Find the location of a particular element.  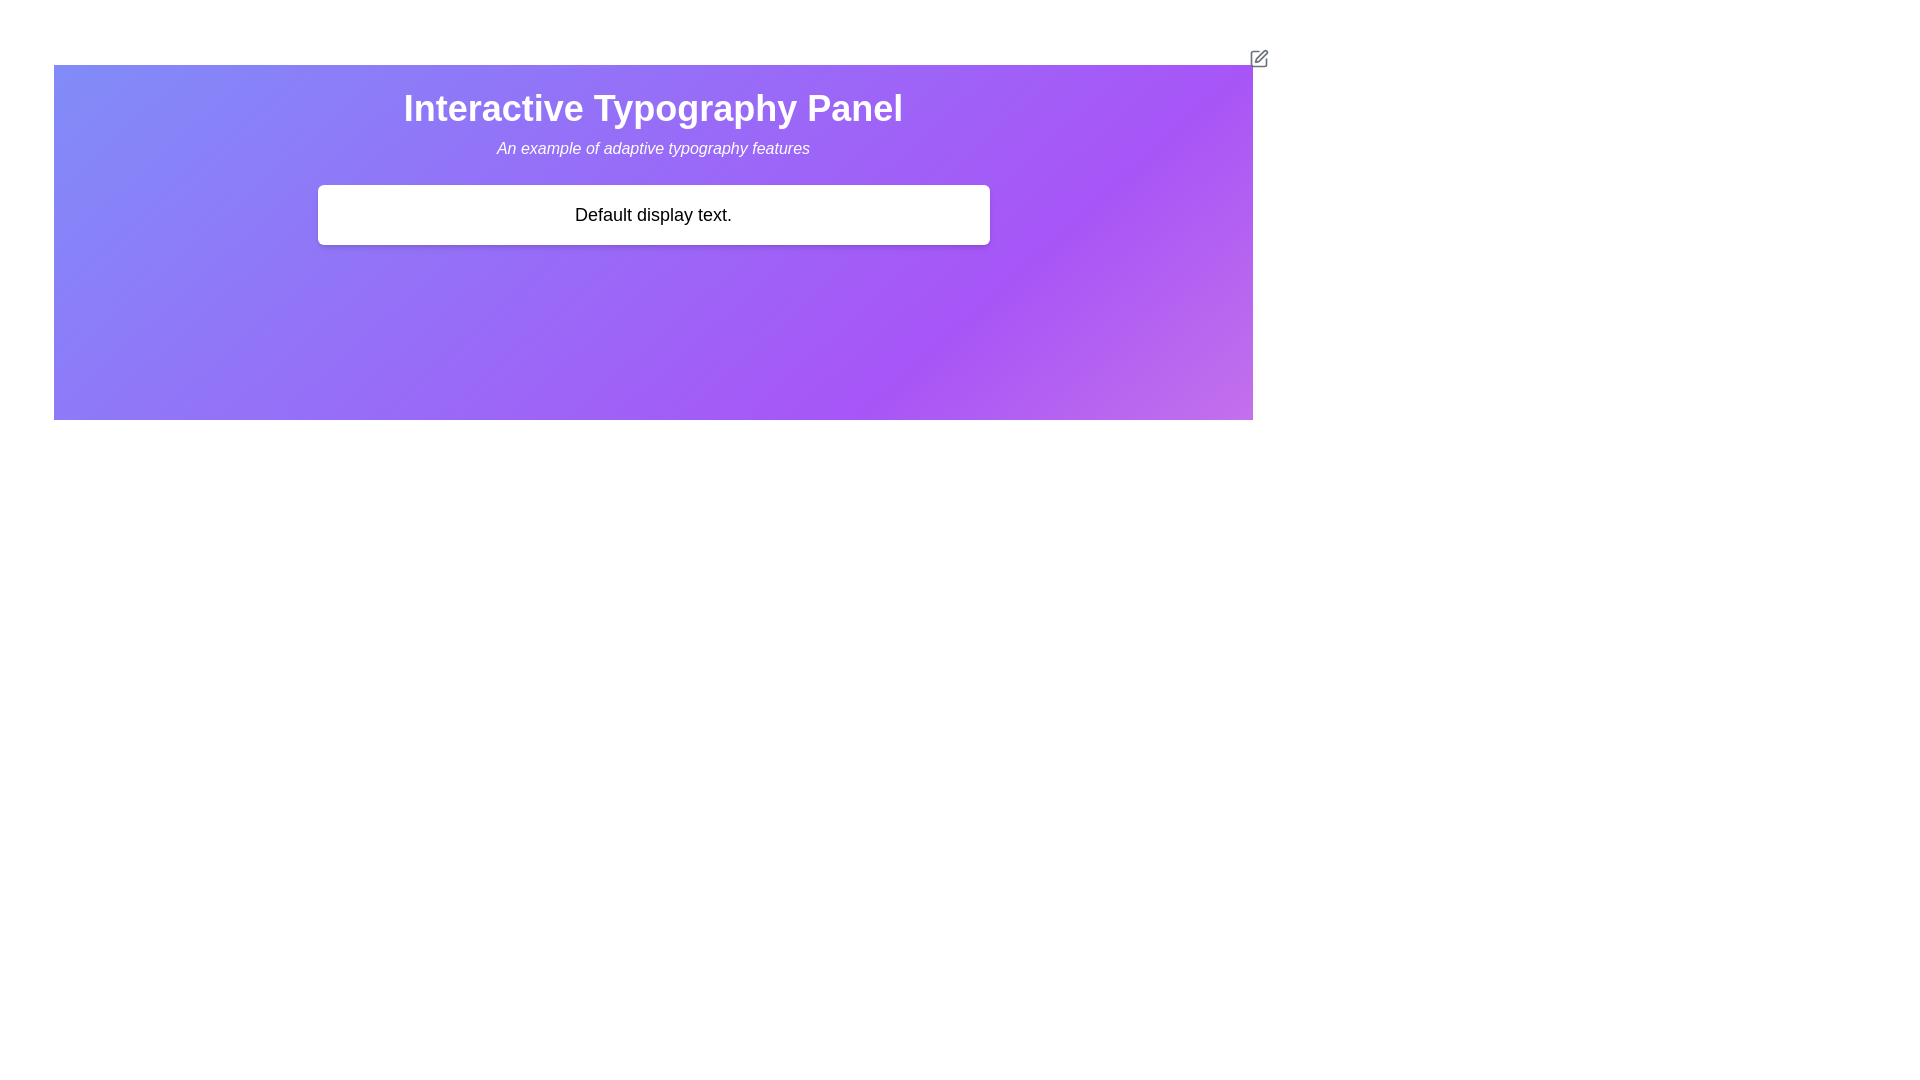

the edit icon located in the top-right corner of the 'Interactive Typography Panel' is located at coordinates (1260, 55).